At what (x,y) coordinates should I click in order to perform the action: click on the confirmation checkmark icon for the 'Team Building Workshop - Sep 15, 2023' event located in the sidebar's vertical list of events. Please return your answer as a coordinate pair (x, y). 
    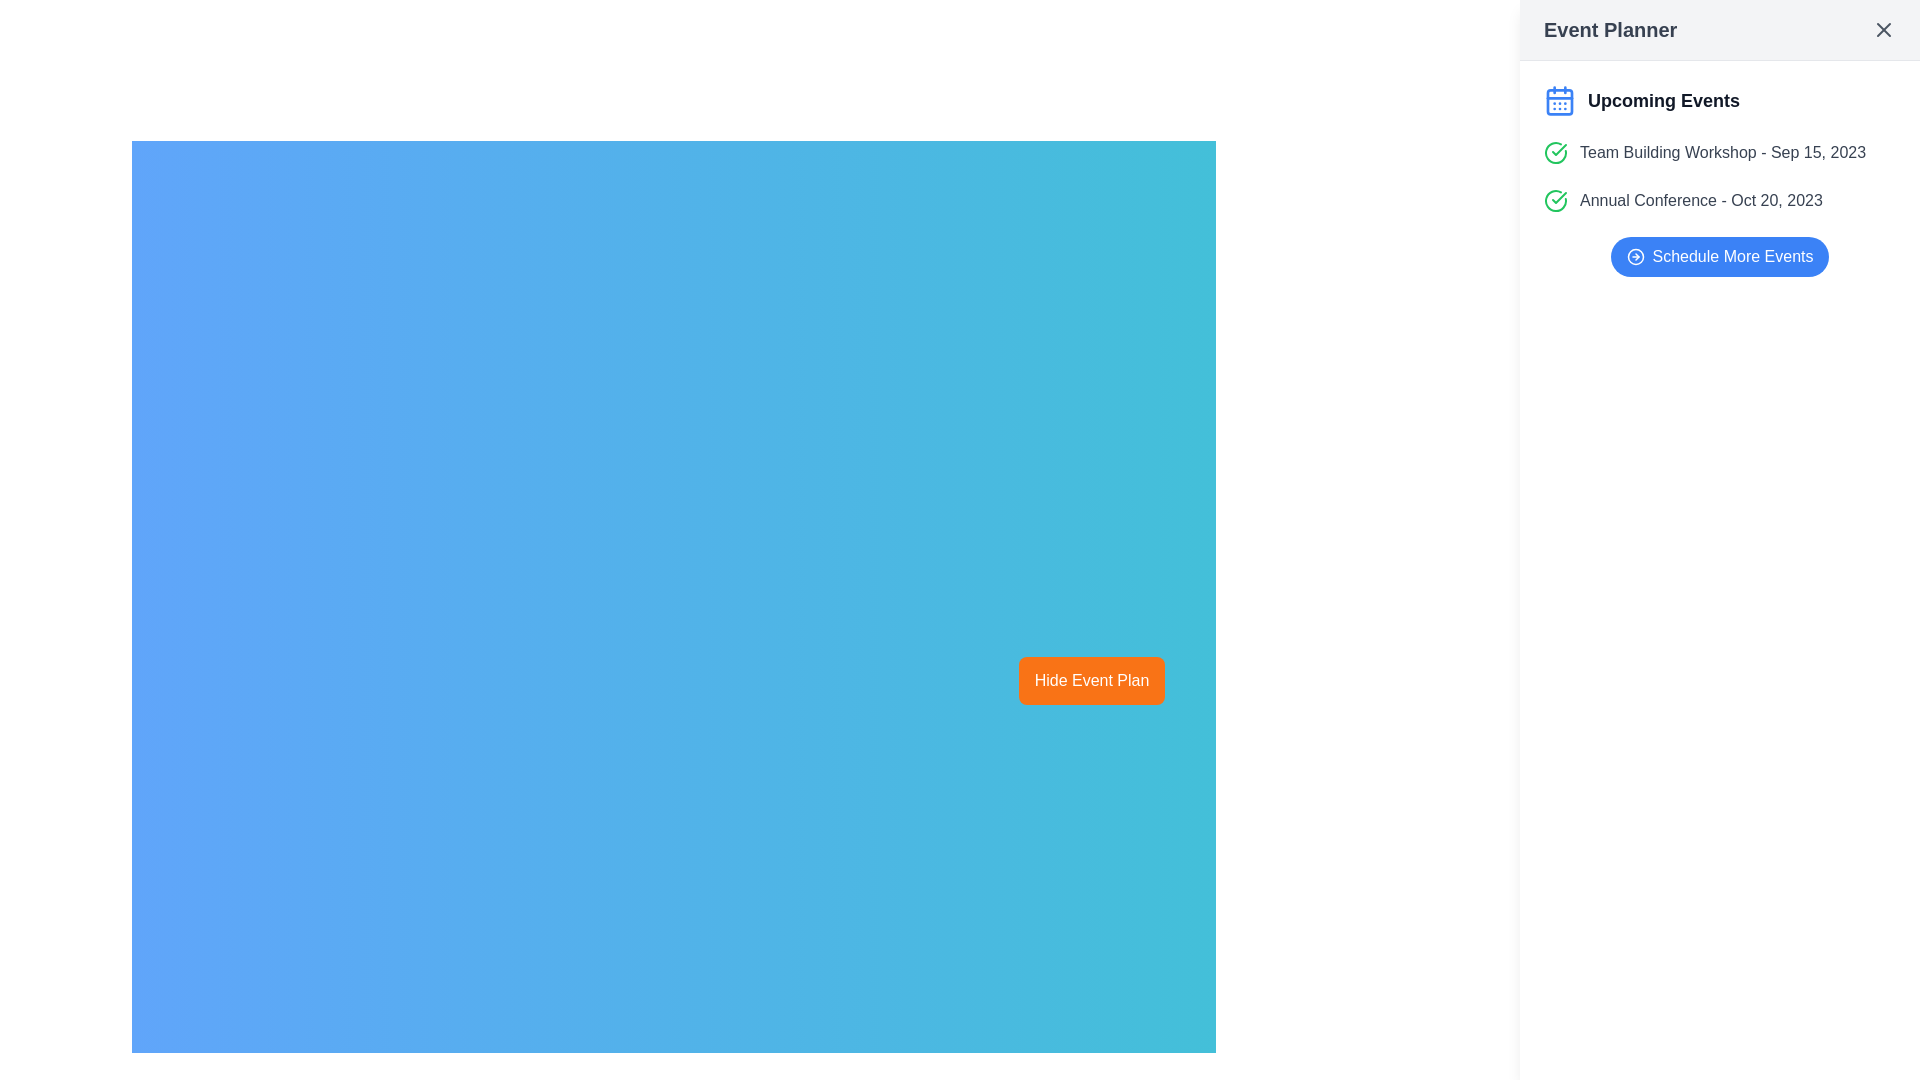
    Looking at the image, I should click on (1558, 197).